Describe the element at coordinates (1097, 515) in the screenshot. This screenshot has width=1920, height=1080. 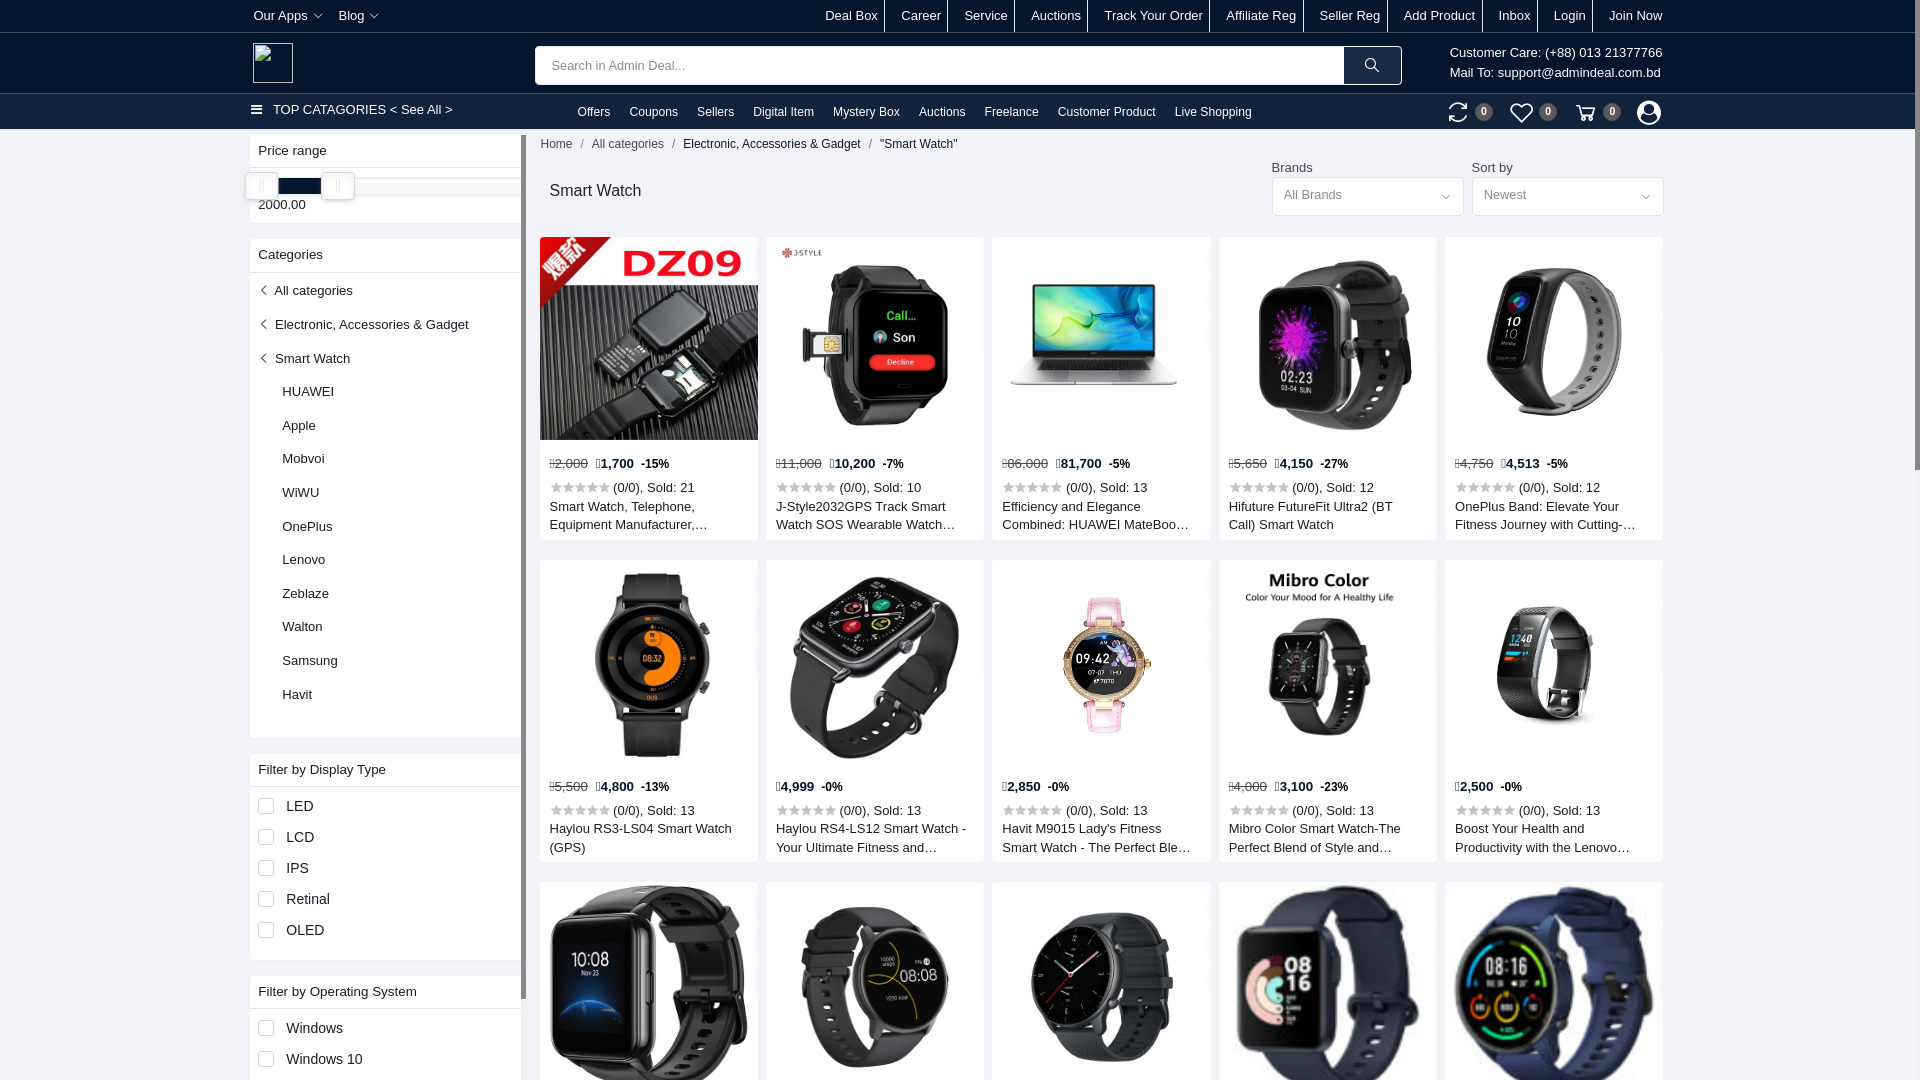
I see `'Efficiency and Elegance Combined: HUAWEI MateBook D 15'` at that location.